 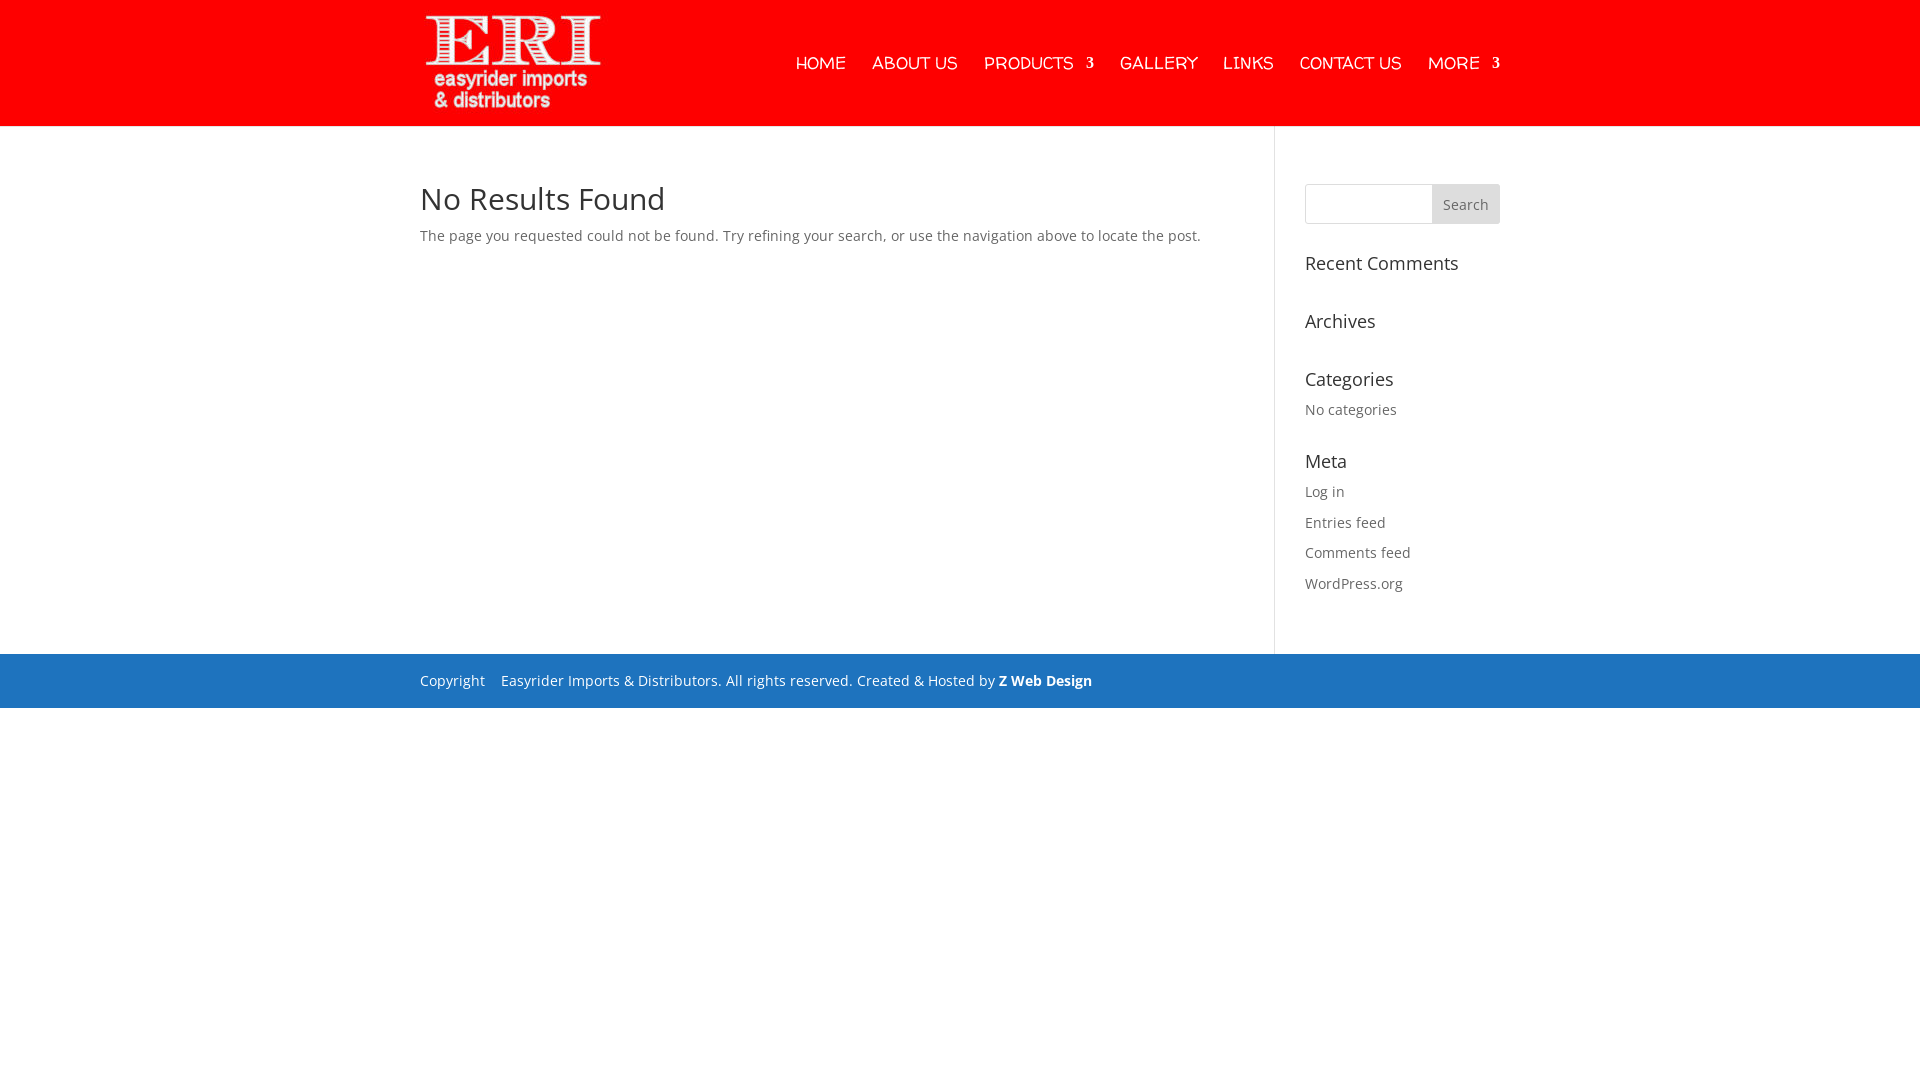 I want to click on 'ABOUT US', so click(x=914, y=91).